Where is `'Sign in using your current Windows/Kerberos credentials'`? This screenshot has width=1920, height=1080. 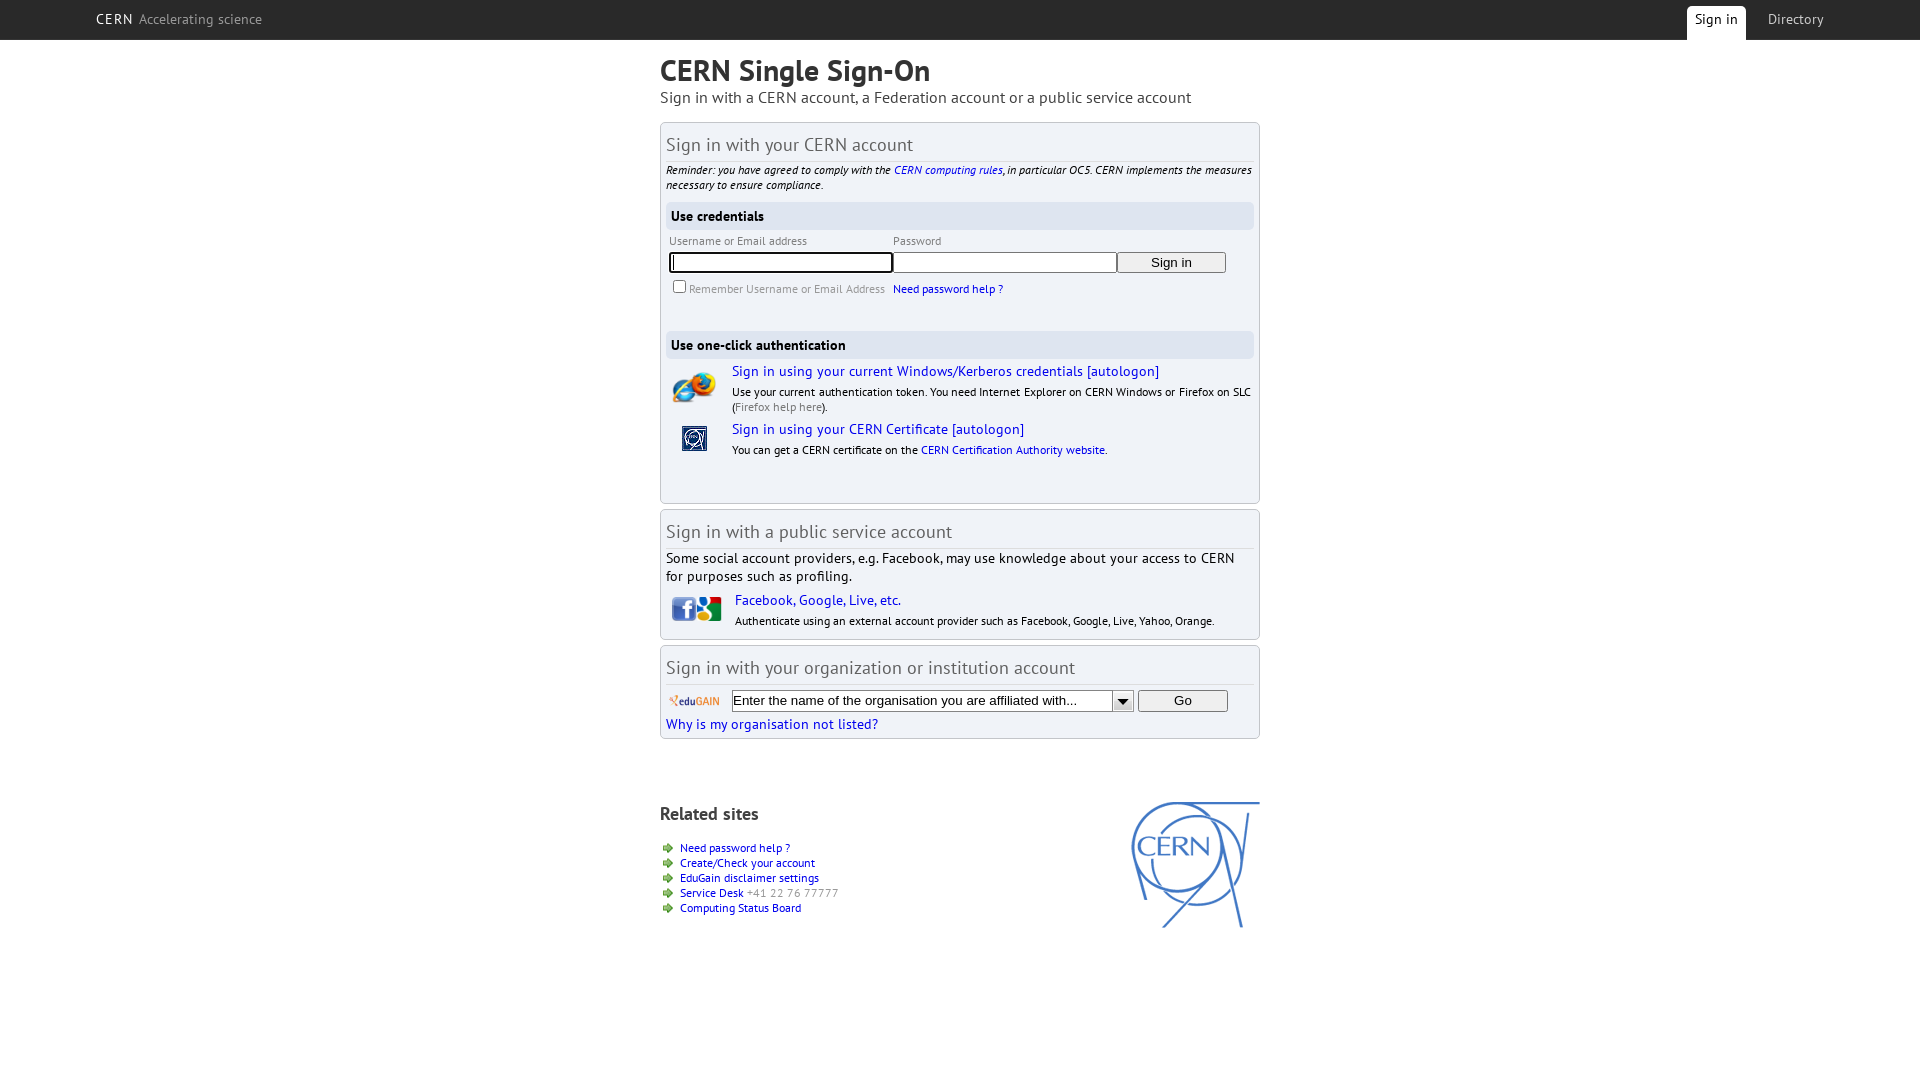 'Sign in using your current Windows/Kerberos credentials' is located at coordinates (906, 370).